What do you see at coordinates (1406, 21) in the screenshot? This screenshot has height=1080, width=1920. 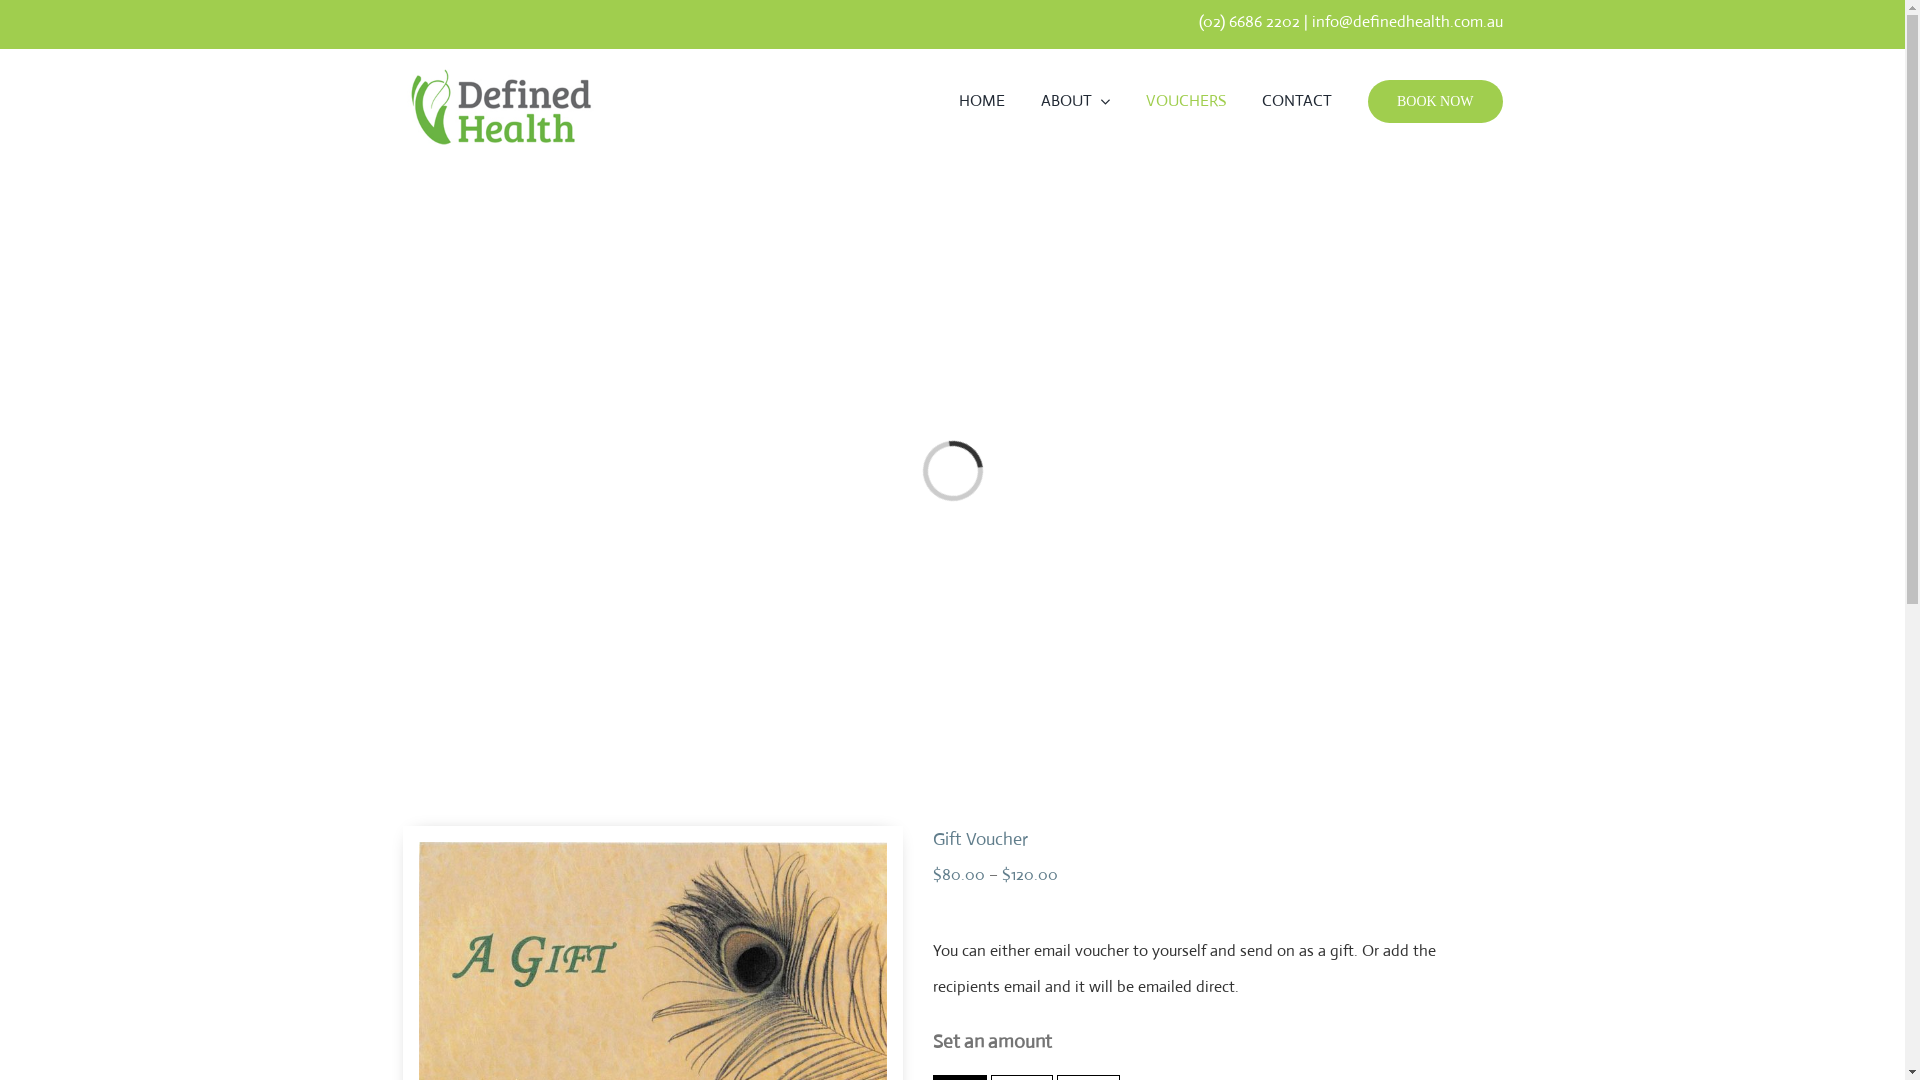 I see `'info@definedhealth.com.au'` at bounding box center [1406, 21].